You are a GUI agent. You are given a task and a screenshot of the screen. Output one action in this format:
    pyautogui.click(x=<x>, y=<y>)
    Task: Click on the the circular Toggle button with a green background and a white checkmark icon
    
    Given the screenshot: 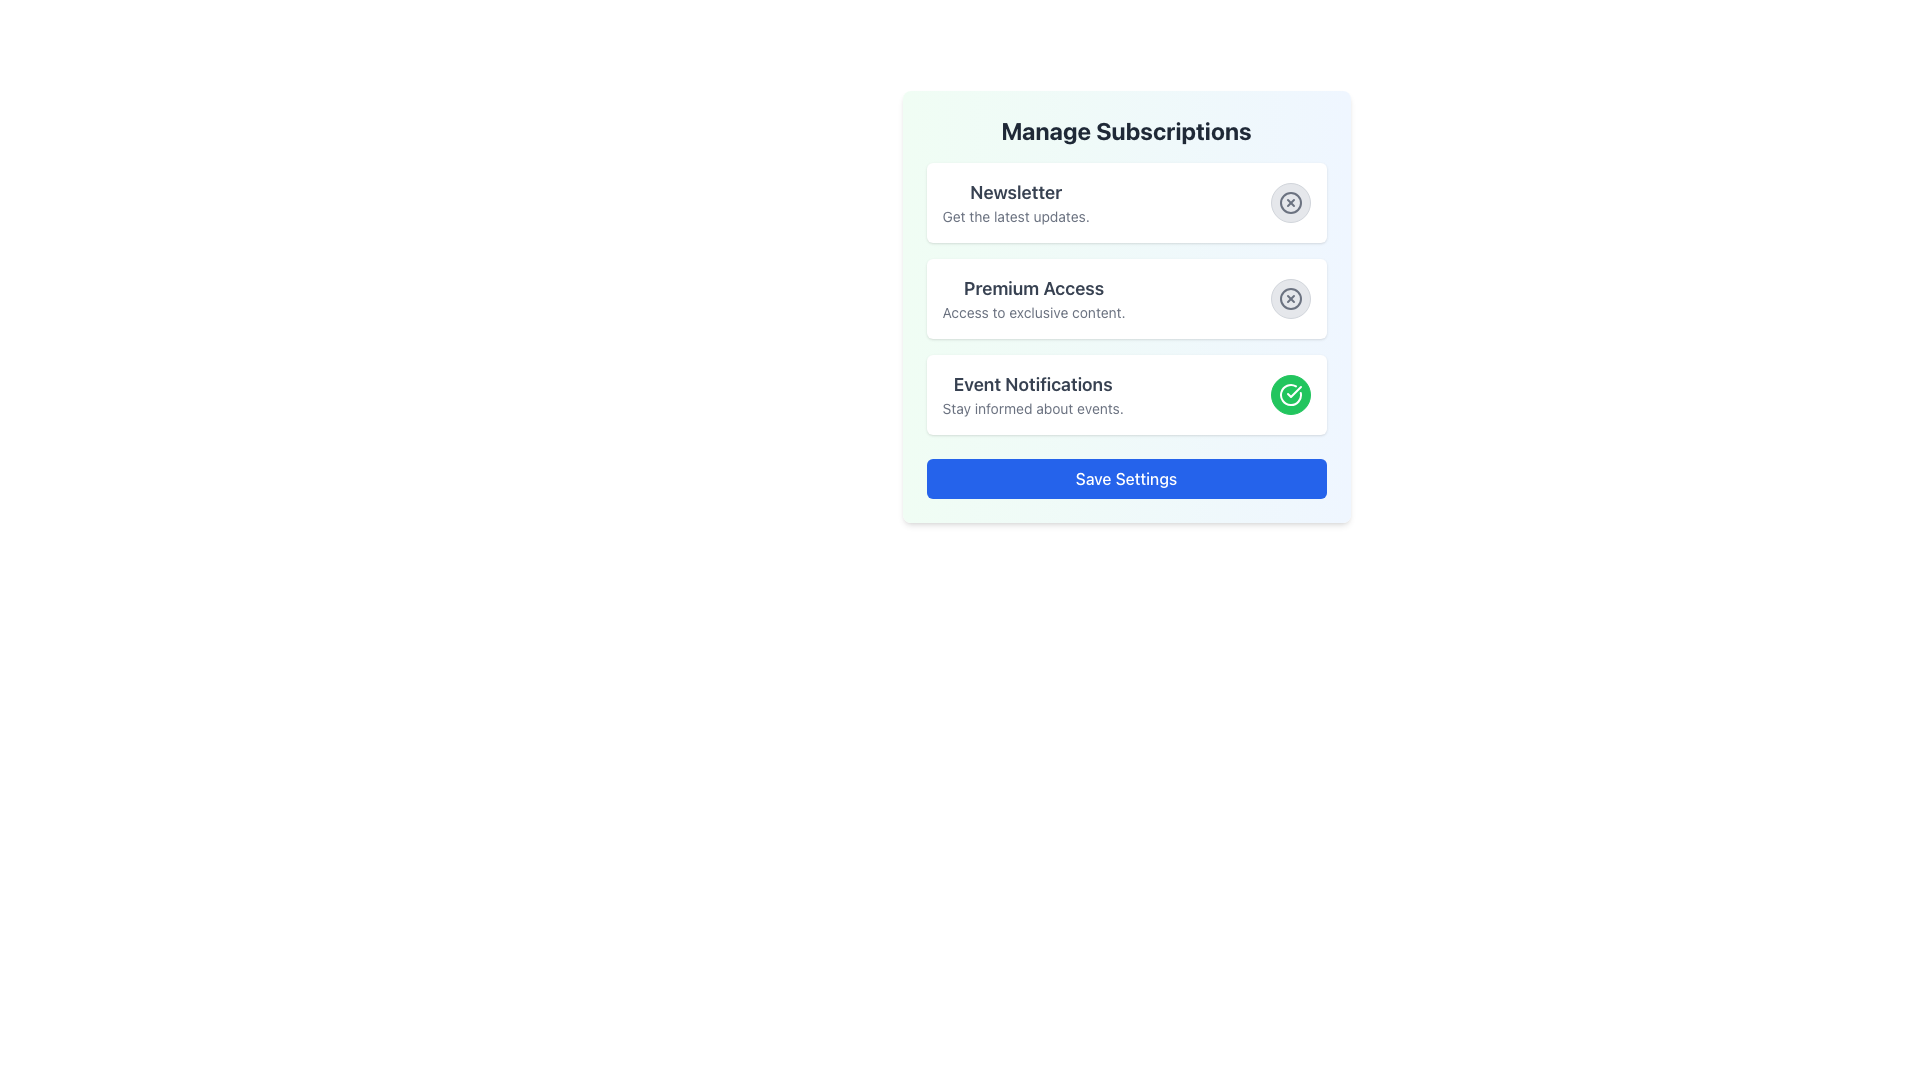 What is the action you would take?
    pyautogui.click(x=1290, y=394)
    